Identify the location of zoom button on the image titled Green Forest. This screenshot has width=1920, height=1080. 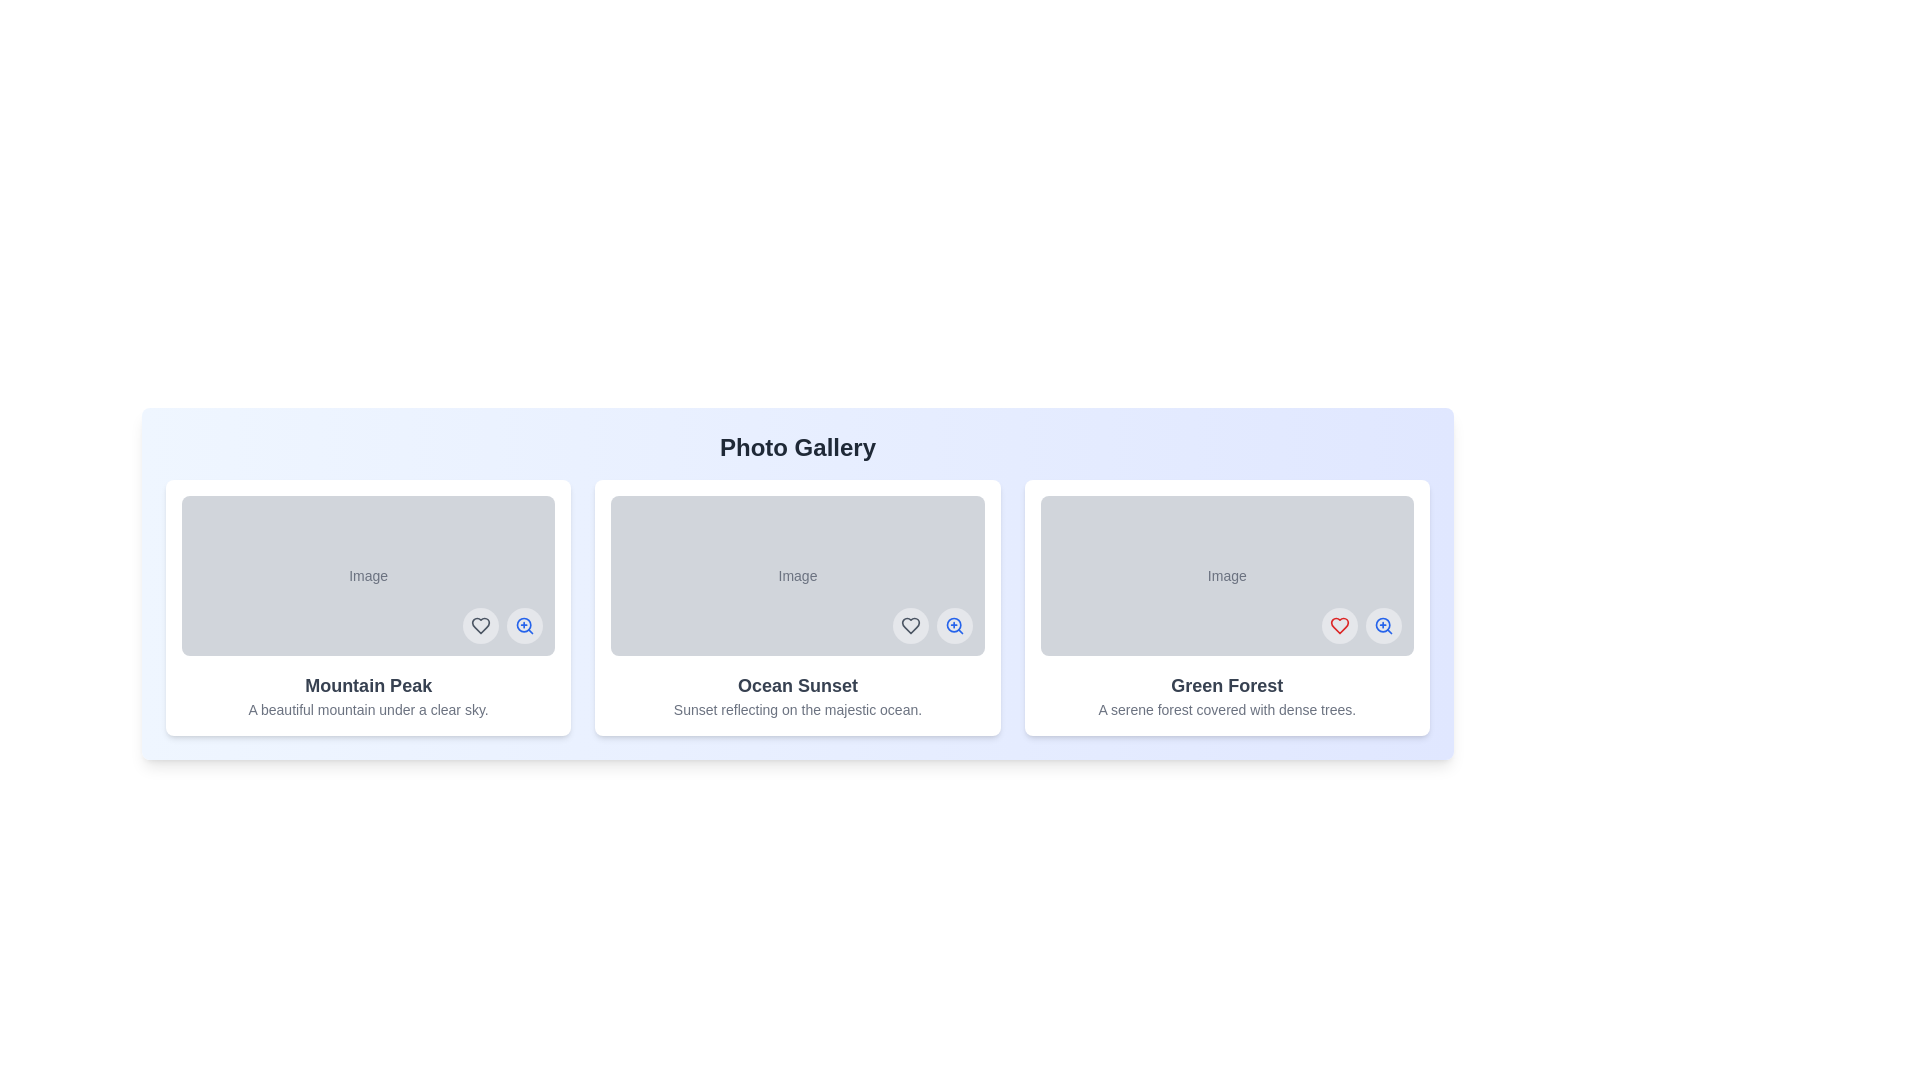
(1382, 624).